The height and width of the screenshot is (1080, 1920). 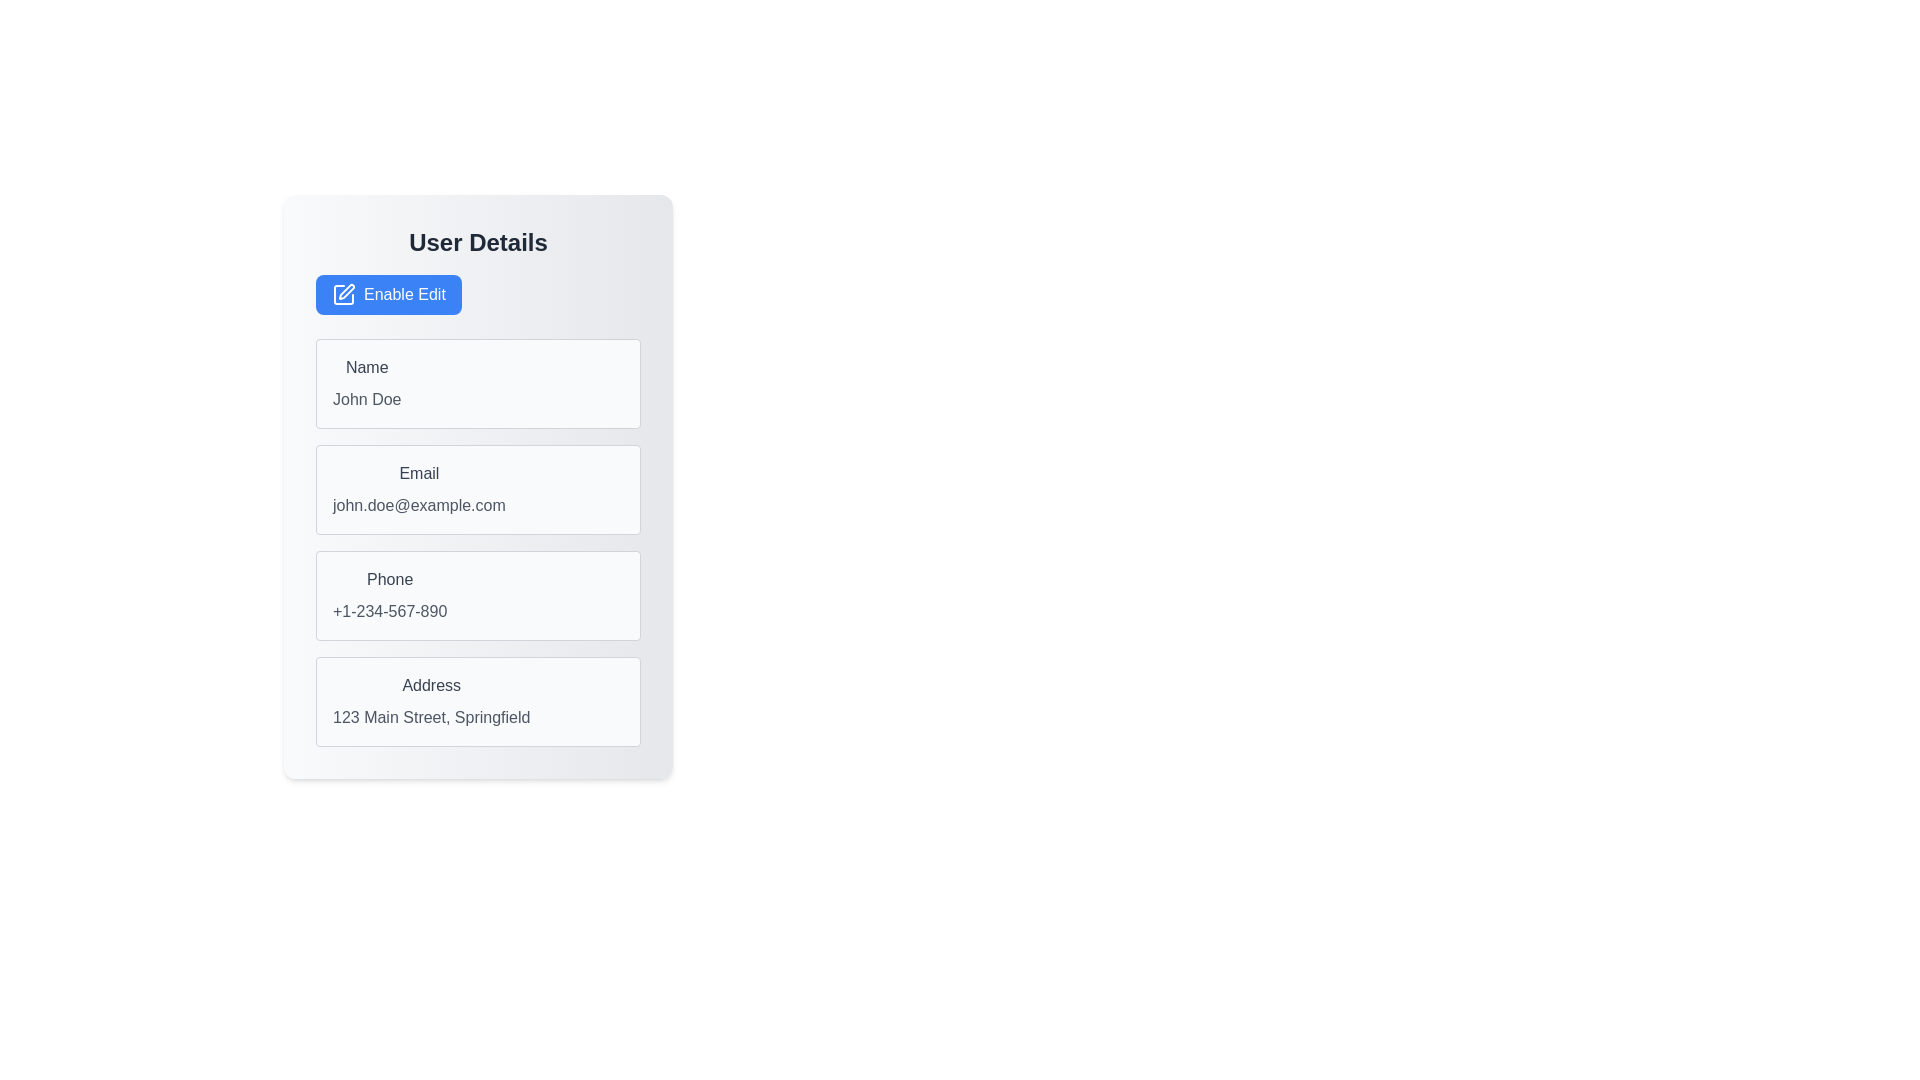 What do you see at coordinates (477, 595) in the screenshot?
I see `the display box that shows the user's phone number, which is the third element in the user details card layout, positioned below the 'Email' box and above the 'Address' box` at bounding box center [477, 595].